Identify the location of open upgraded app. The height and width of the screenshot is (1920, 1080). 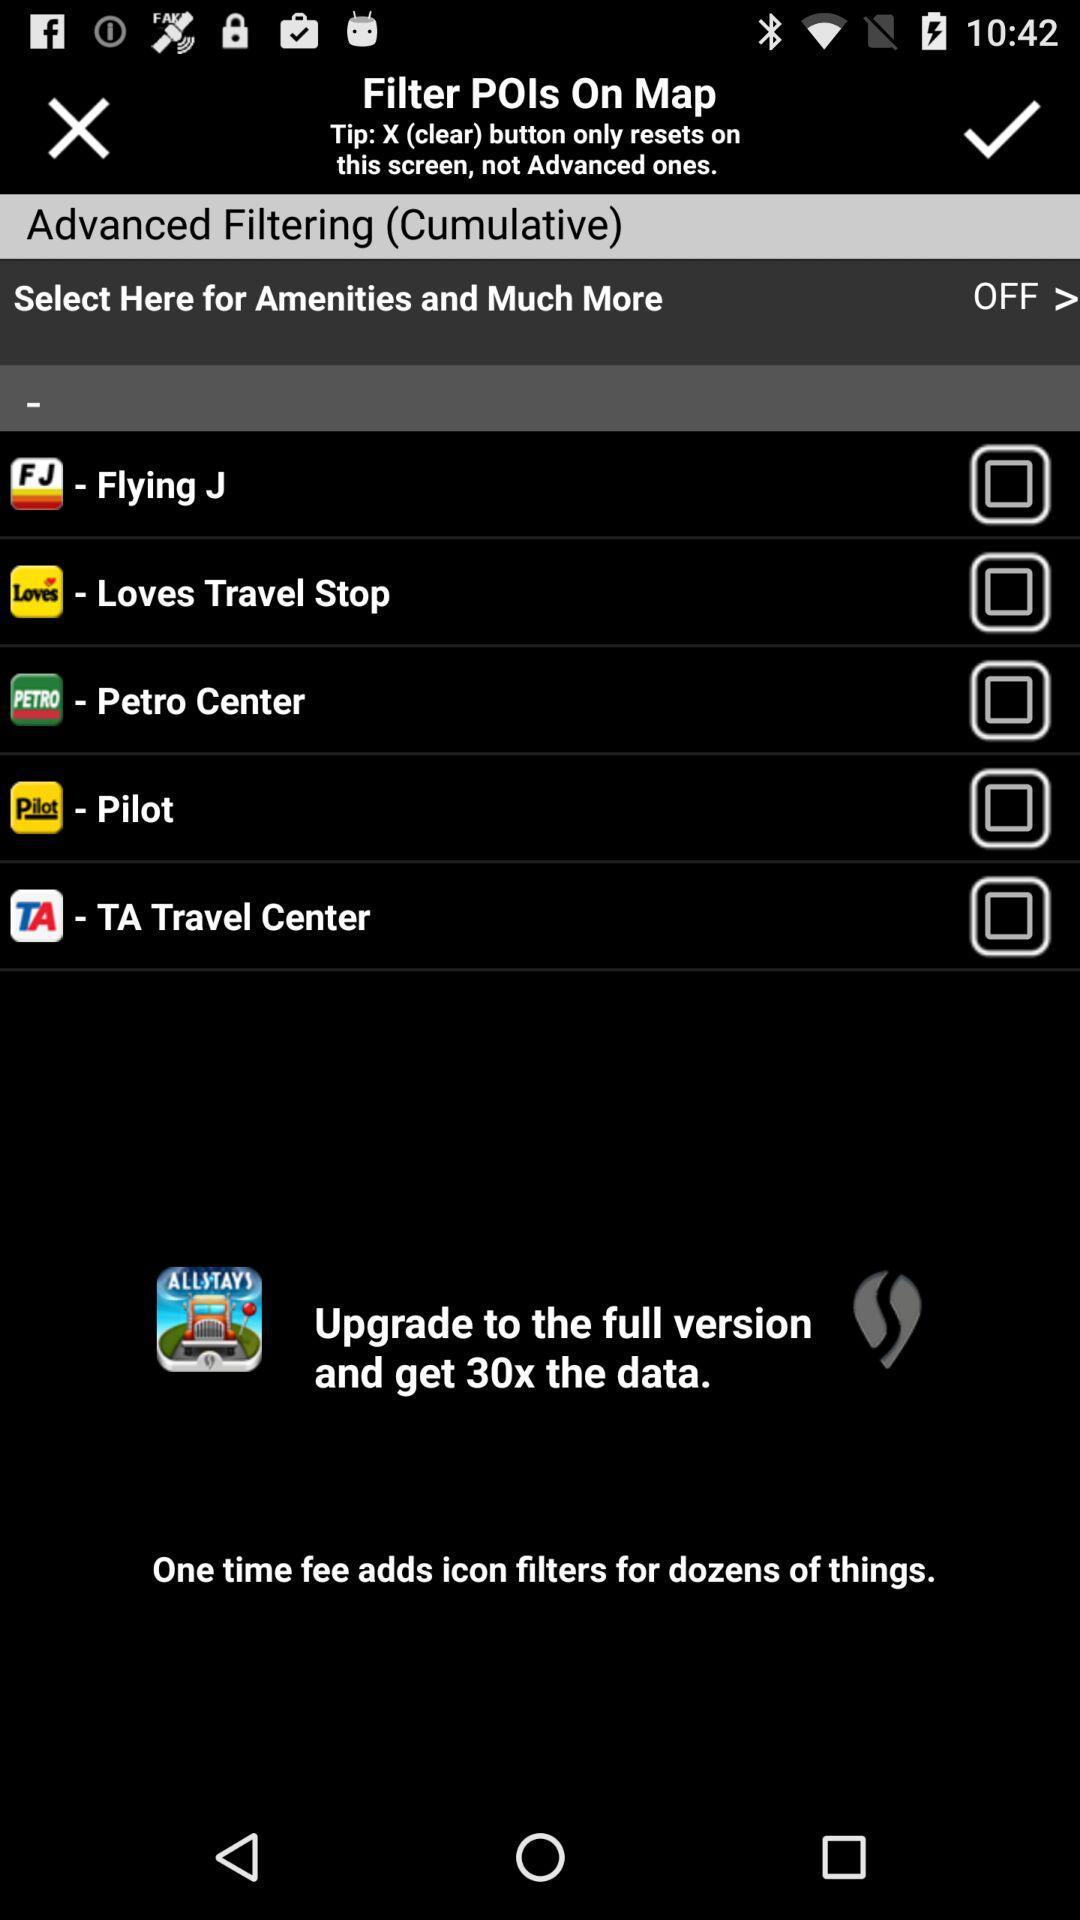
(209, 1319).